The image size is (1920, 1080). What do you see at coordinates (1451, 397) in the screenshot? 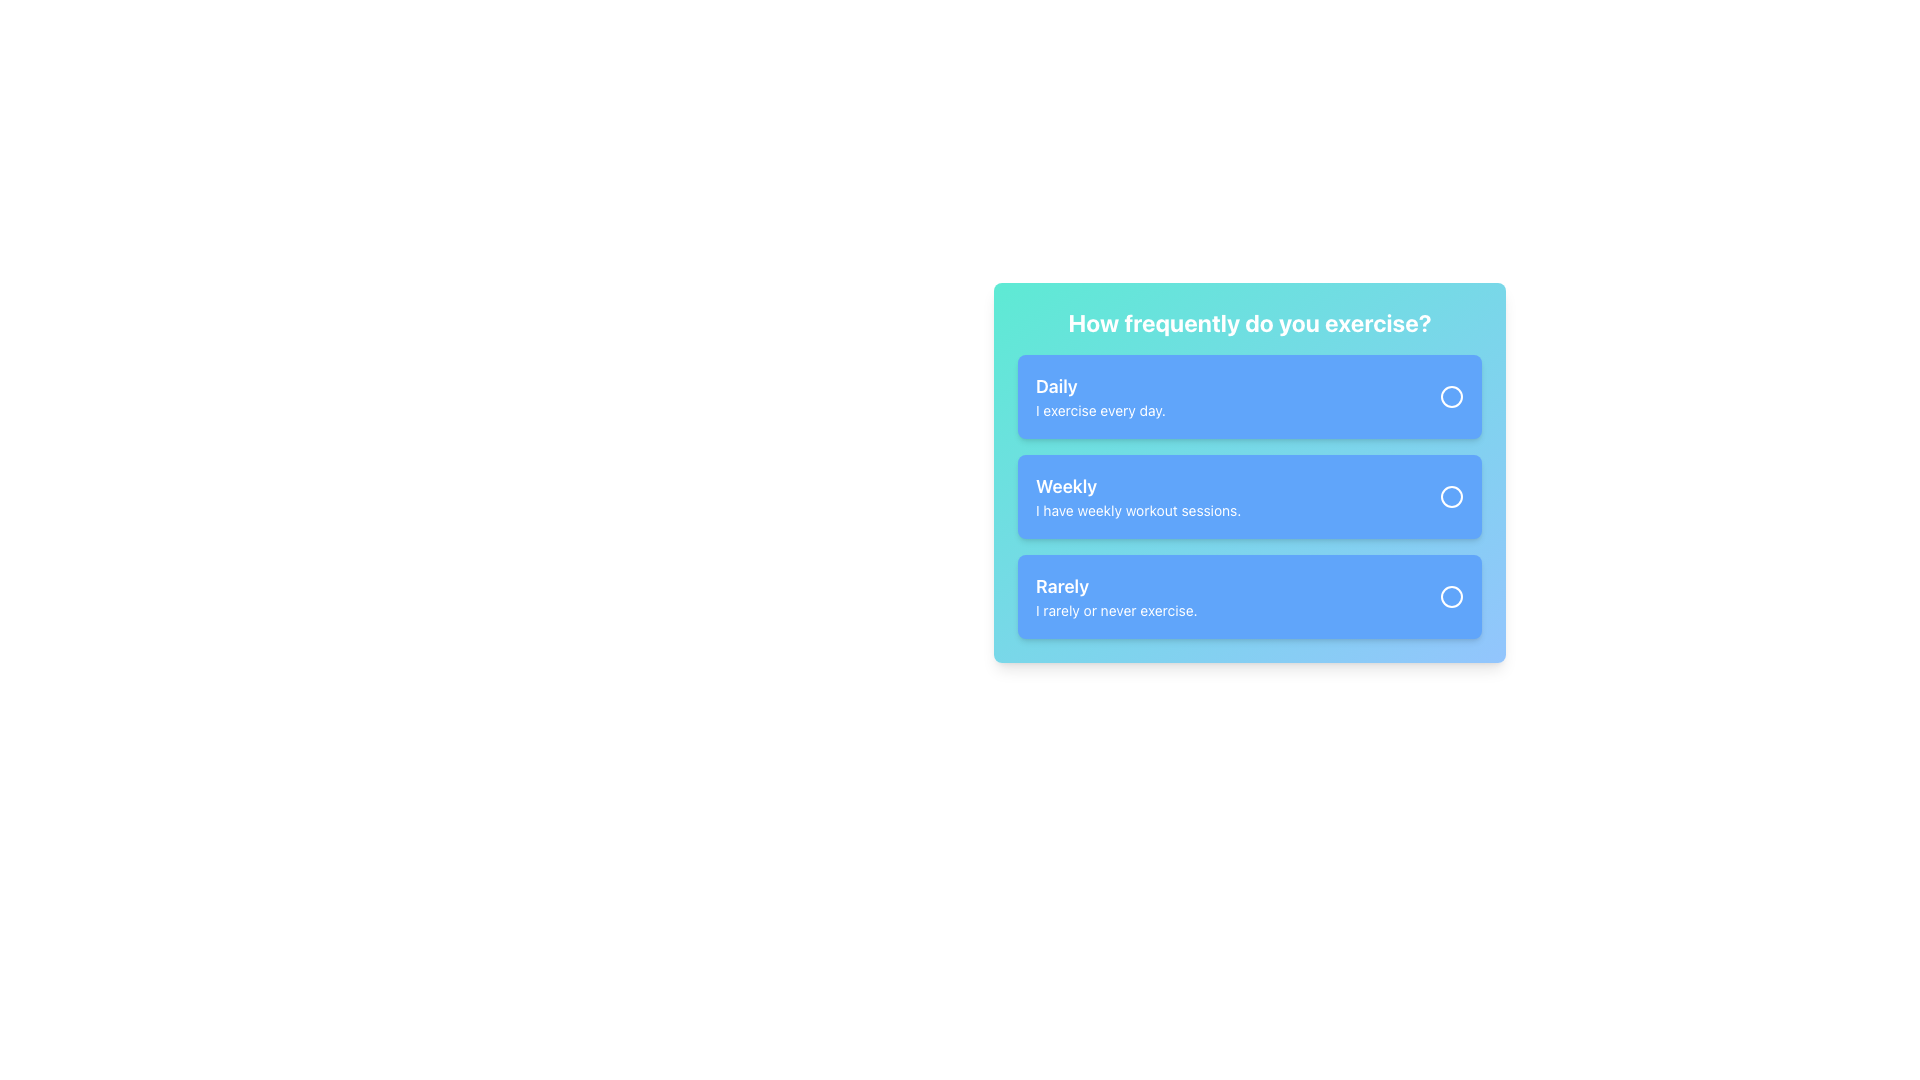
I see `the circular radio button indicator with a hollow center located in the top right corner of the 'Daily' option box` at bounding box center [1451, 397].